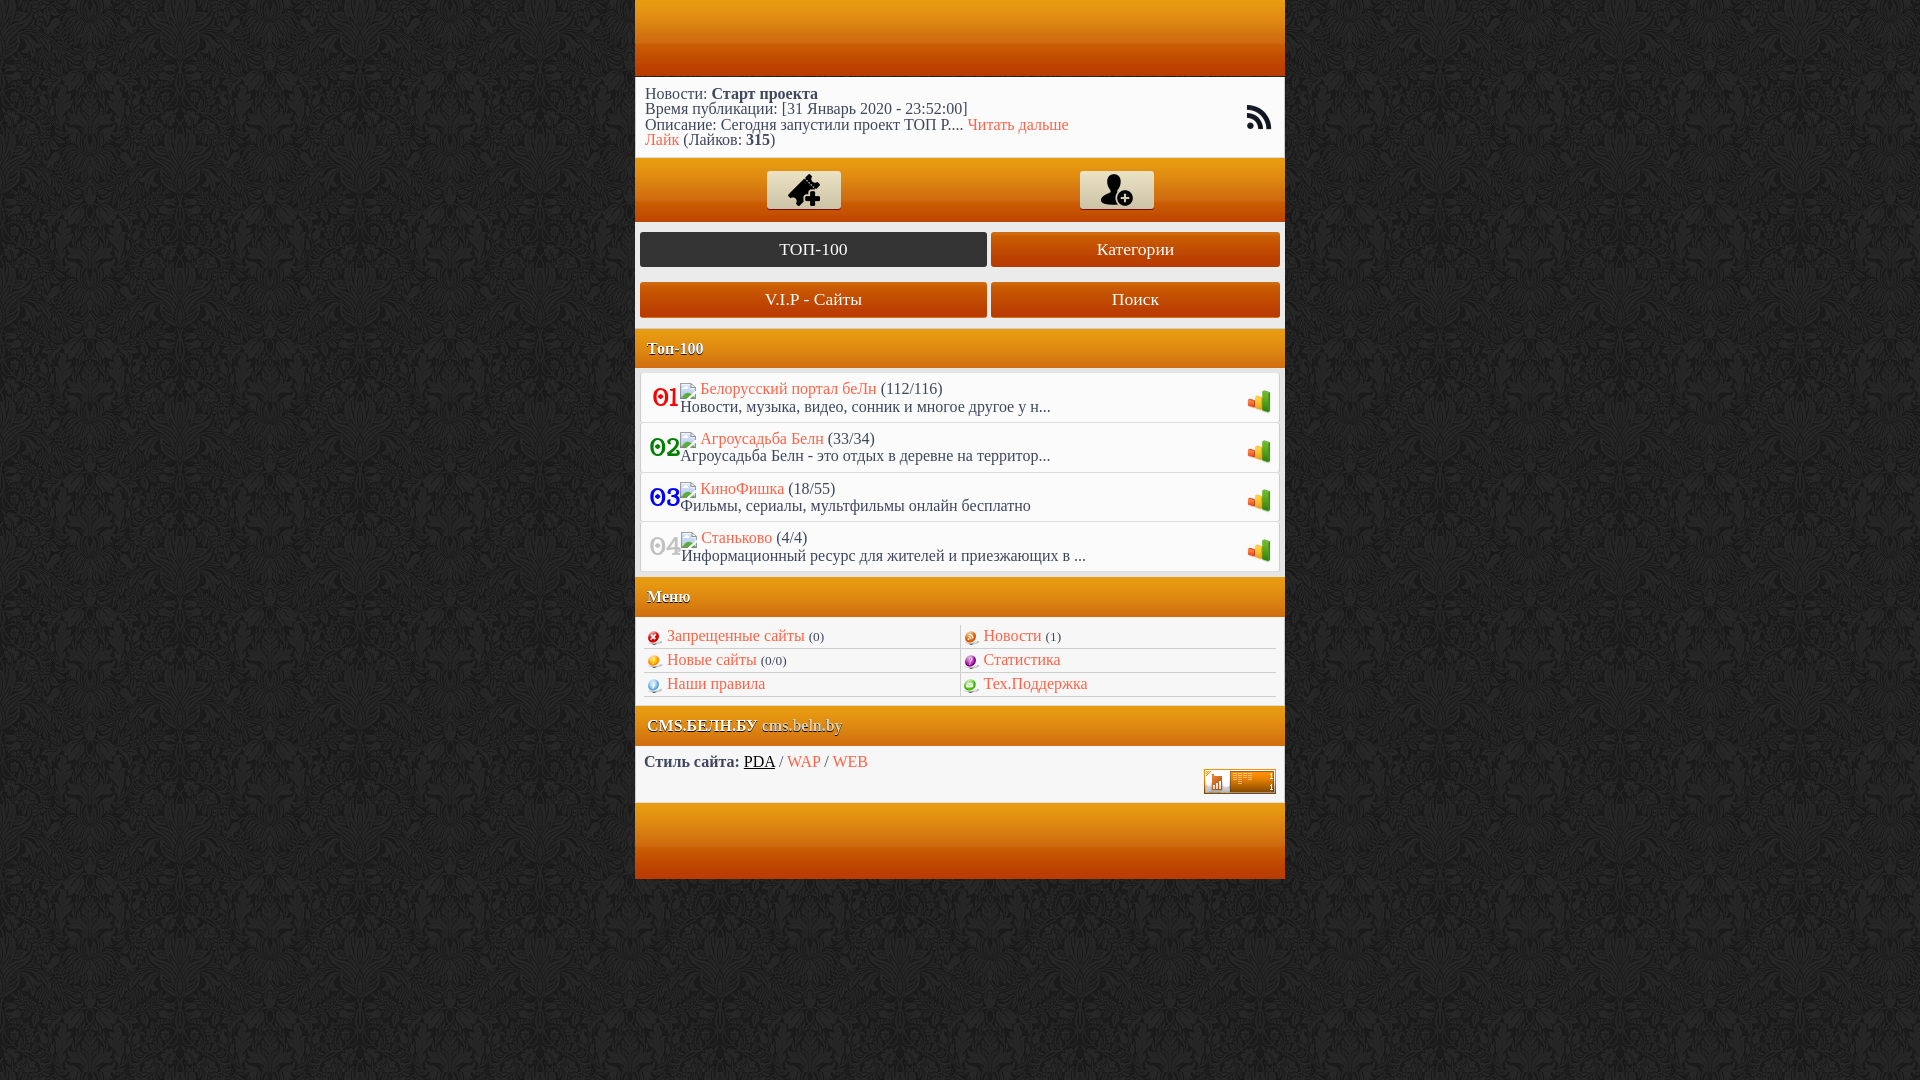 The width and height of the screenshot is (1920, 1080). What do you see at coordinates (849, 761) in the screenshot?
I see `'WEB'` at bounding box center [849, 761].